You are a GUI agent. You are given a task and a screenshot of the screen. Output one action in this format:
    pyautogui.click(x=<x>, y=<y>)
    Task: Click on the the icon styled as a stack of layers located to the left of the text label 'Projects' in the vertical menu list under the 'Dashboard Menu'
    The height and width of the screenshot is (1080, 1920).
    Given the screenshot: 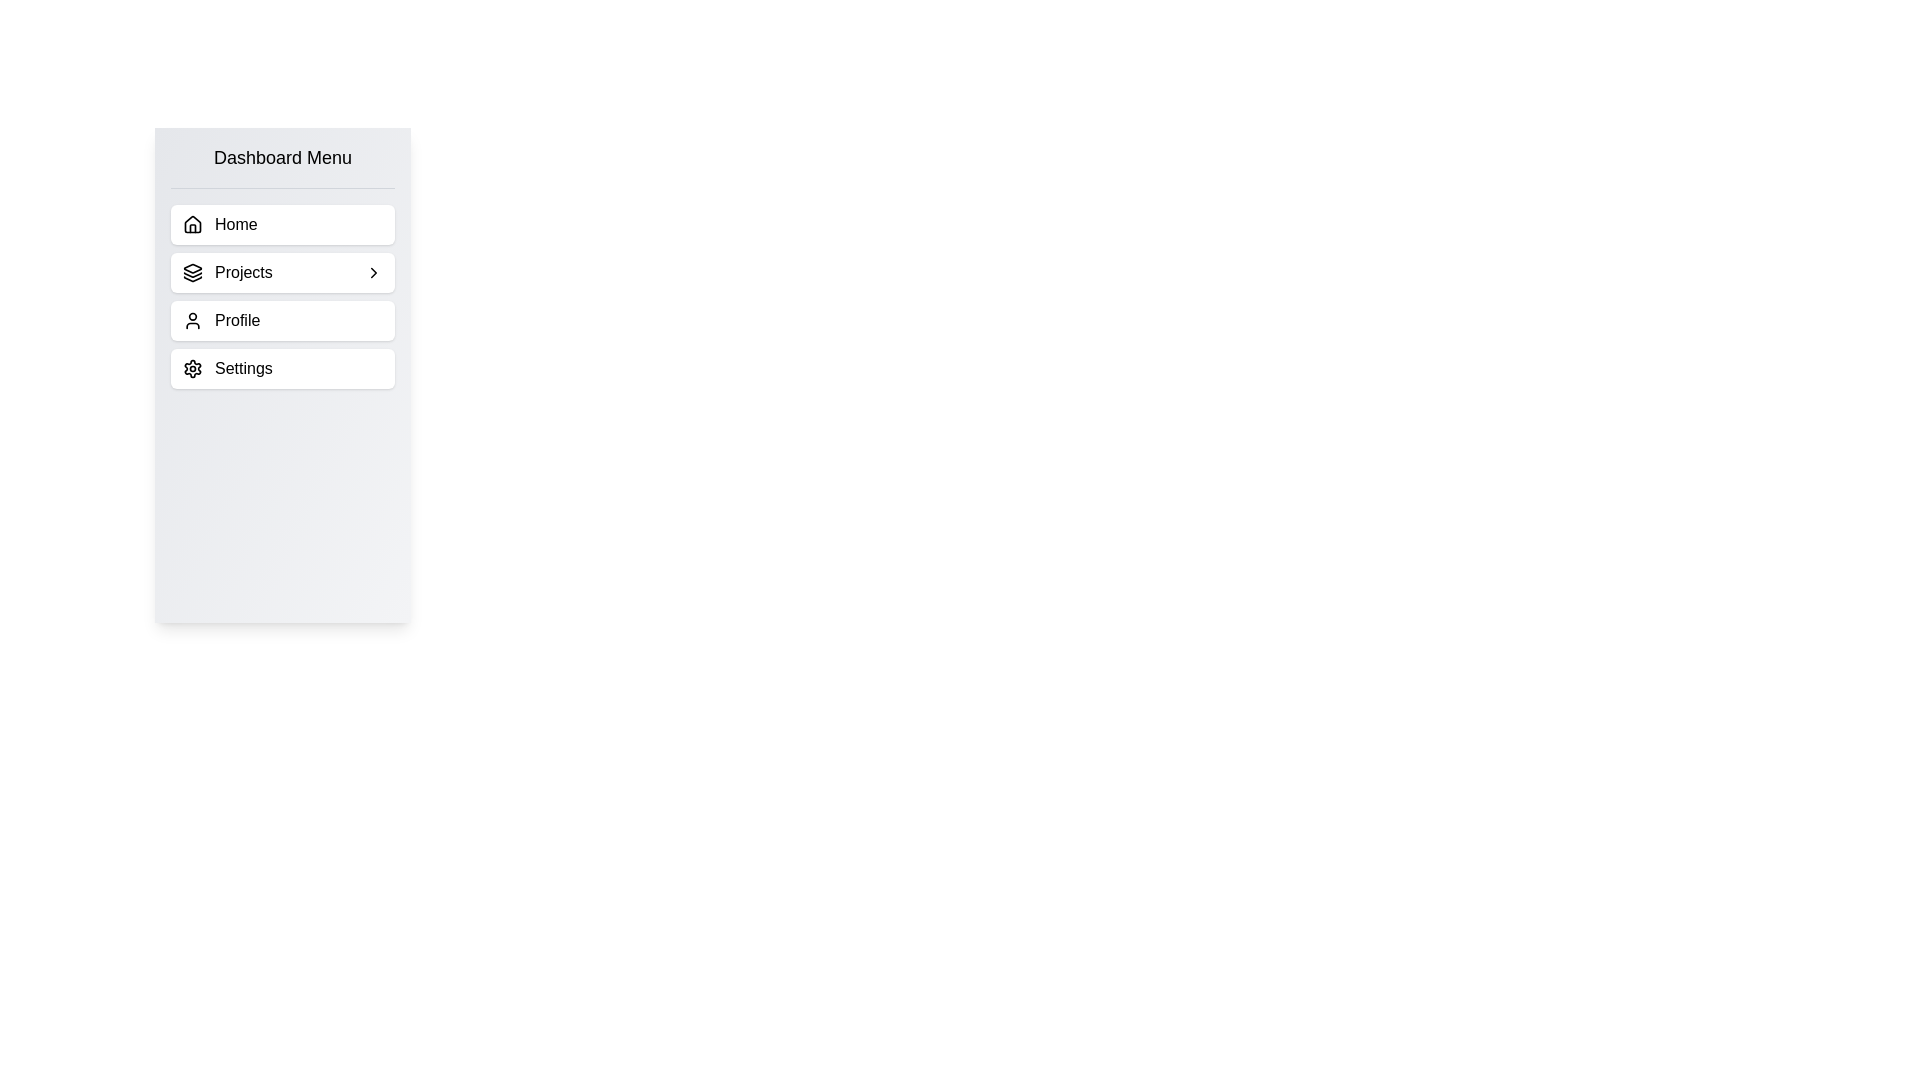 What is the action you would take?
    pyautogui.click(x=192, y=273)
    